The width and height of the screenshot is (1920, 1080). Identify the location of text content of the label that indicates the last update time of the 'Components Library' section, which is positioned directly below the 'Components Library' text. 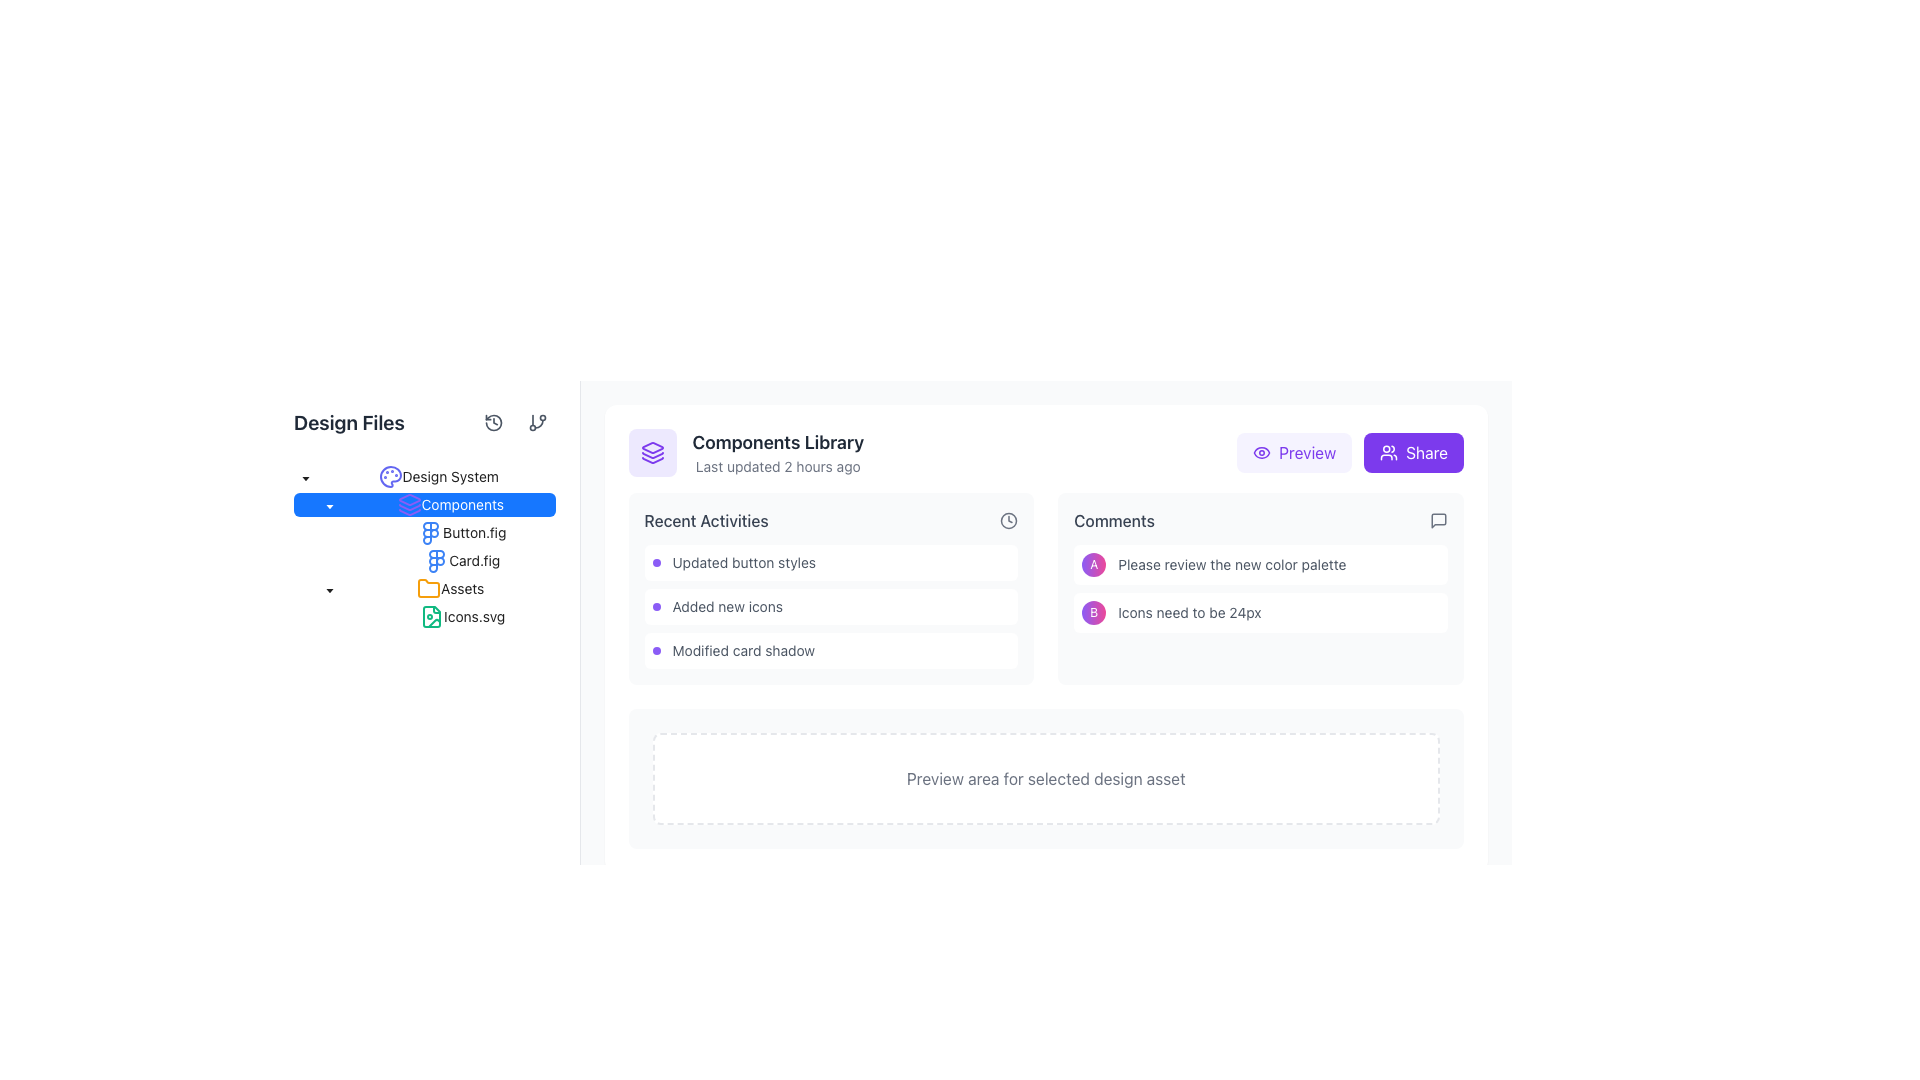
(777, 466).